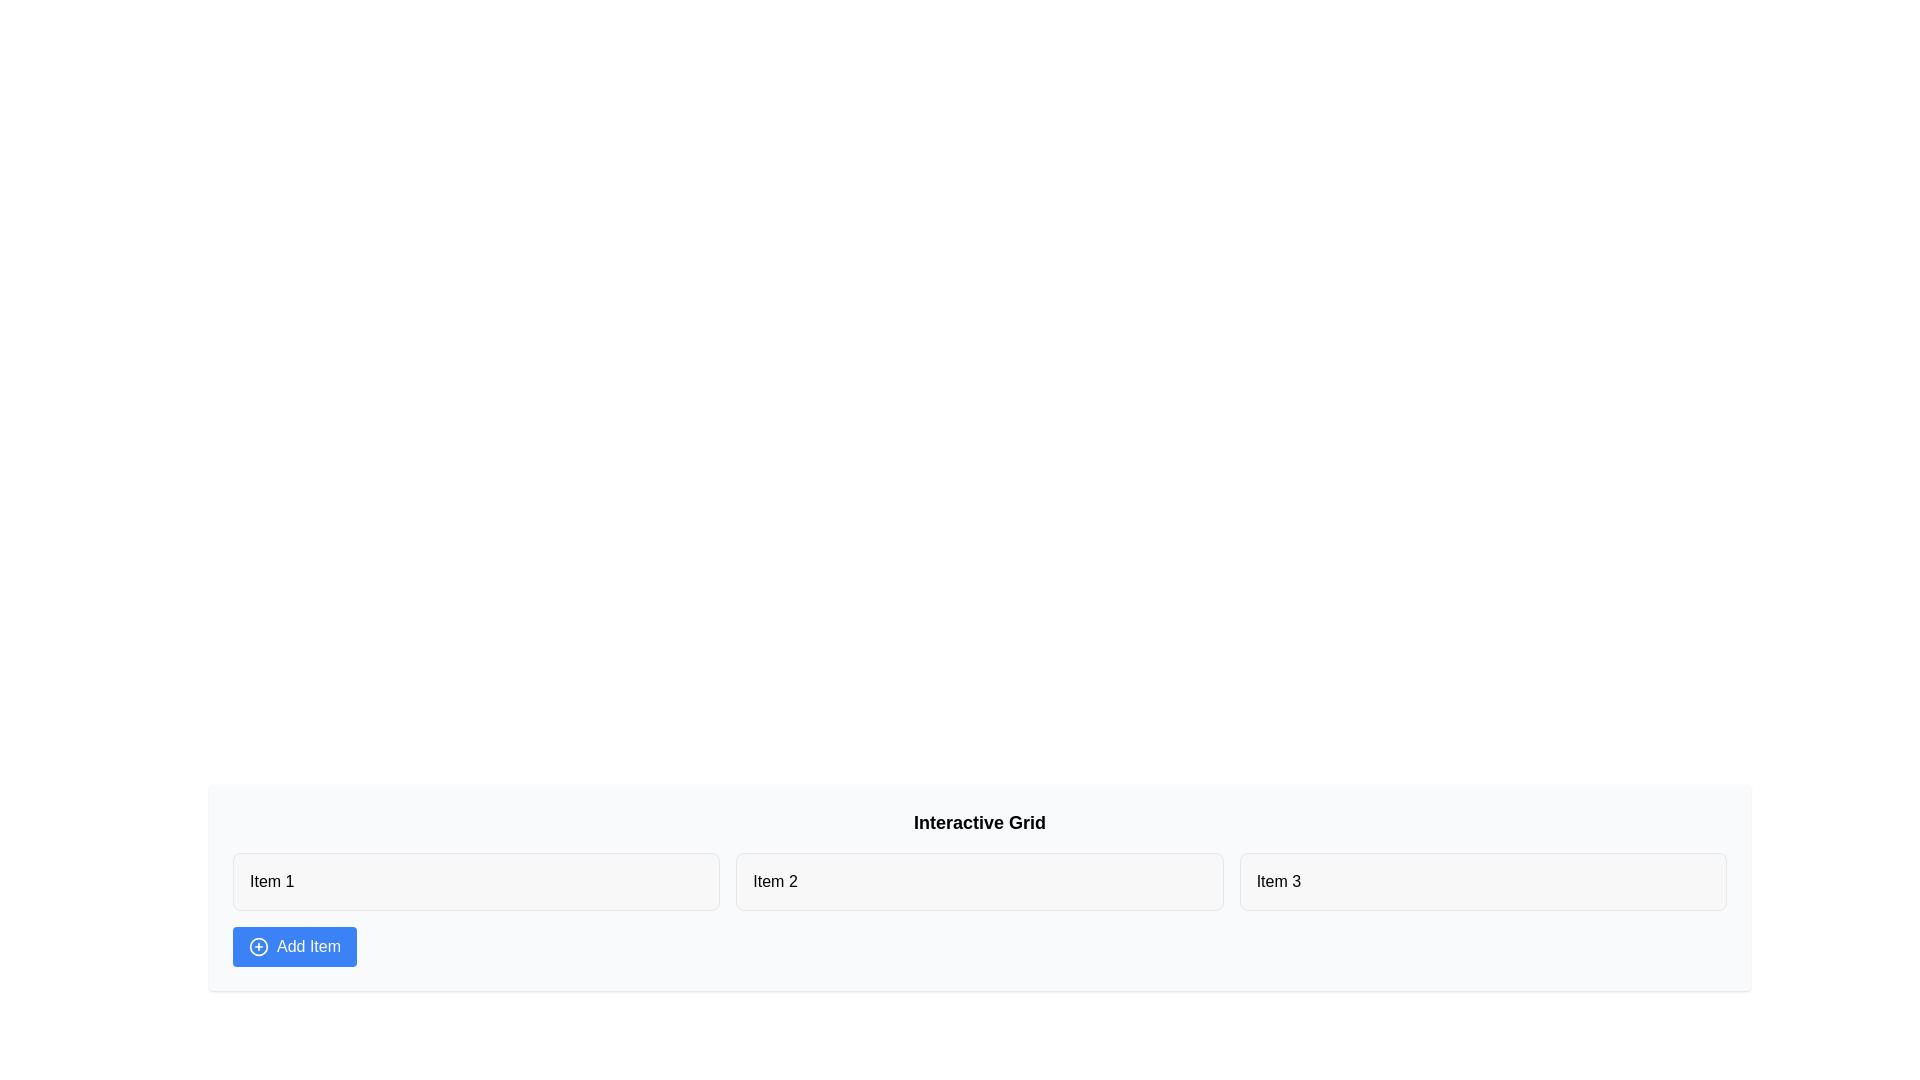 The image size is (1920, 1080). Describe the element at coordinates (293, 946) in the screenshot. I see `the 'Add Item' button to add a new item to the grid` at that location.